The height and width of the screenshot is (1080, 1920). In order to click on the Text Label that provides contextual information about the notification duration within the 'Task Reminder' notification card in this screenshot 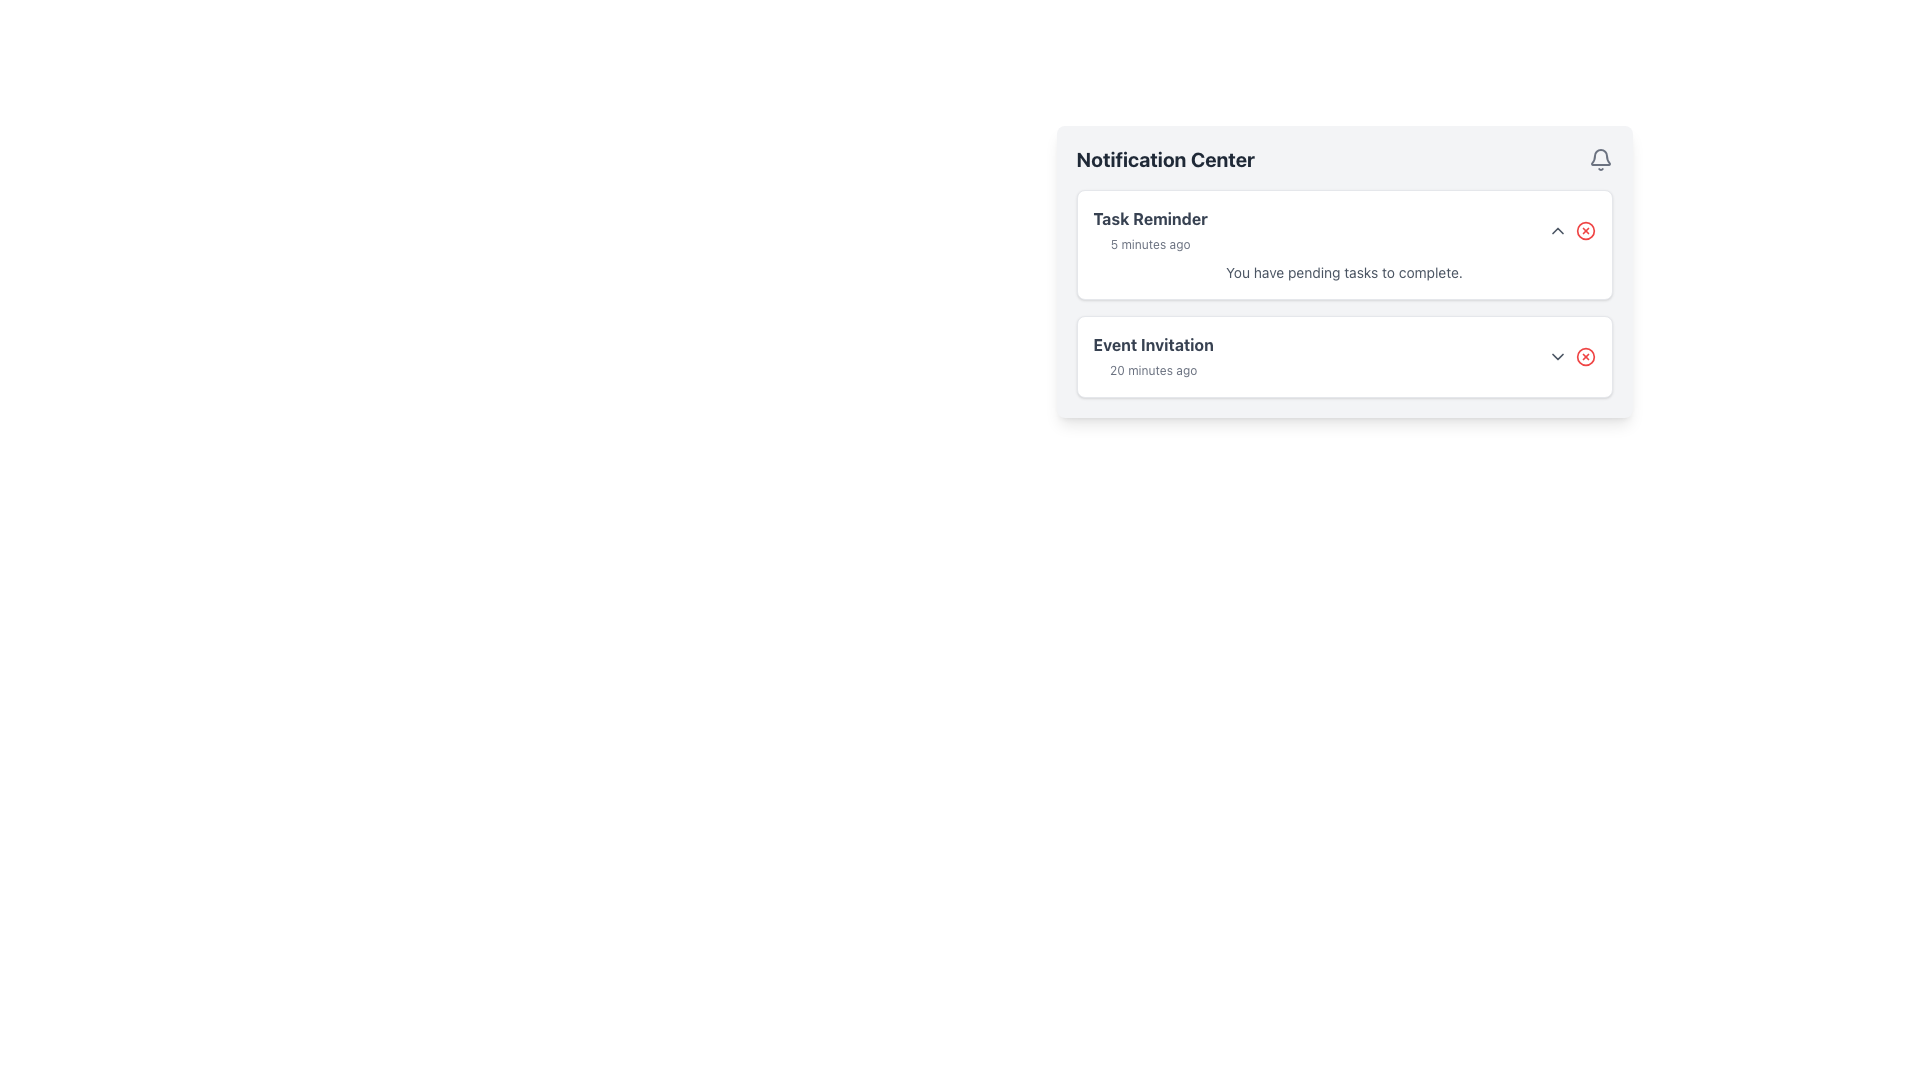, I will do `click(1150, 243)`.